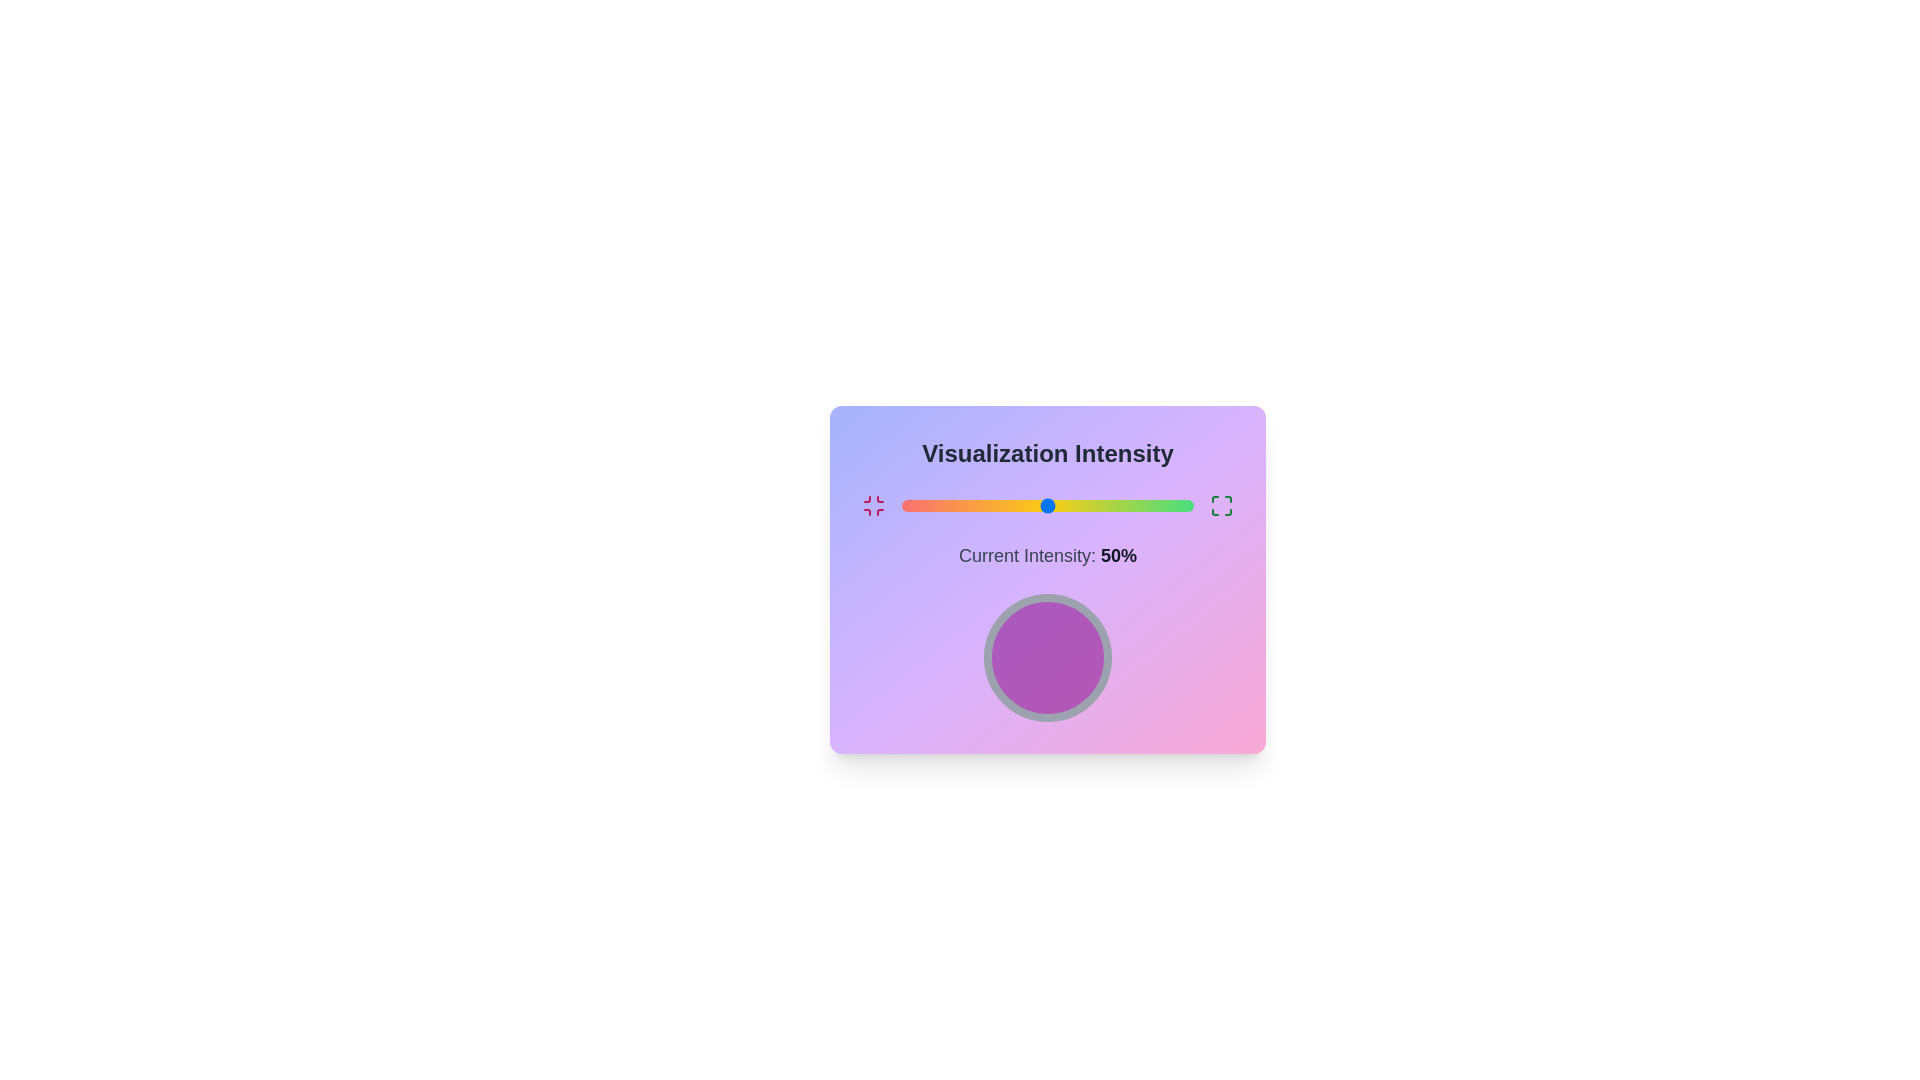  What do you see at coordinates (1221, 504) in the screenshot?
I see `the 'Maximize' icon to expand the visualization` at bounding box center [1221, 504].